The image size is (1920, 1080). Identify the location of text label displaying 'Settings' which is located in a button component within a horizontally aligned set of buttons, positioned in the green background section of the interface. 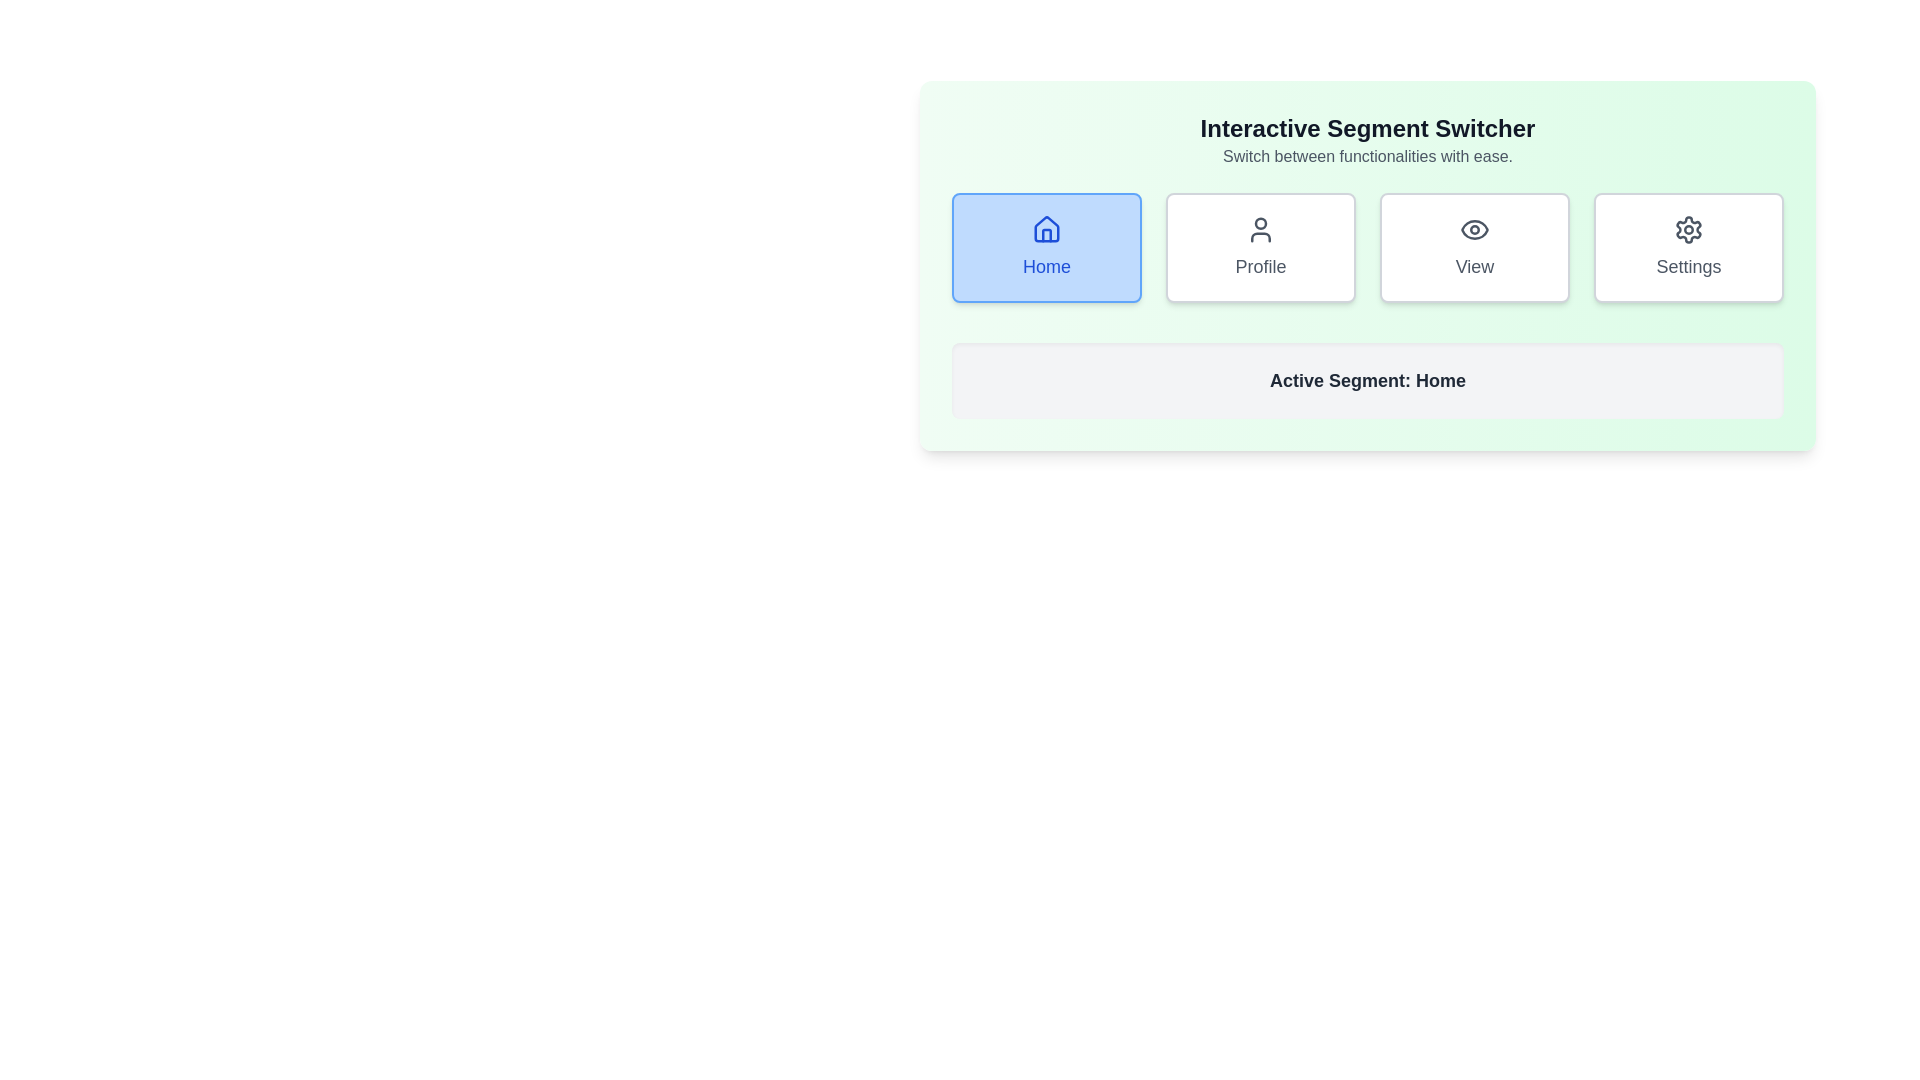
(1688, 265).